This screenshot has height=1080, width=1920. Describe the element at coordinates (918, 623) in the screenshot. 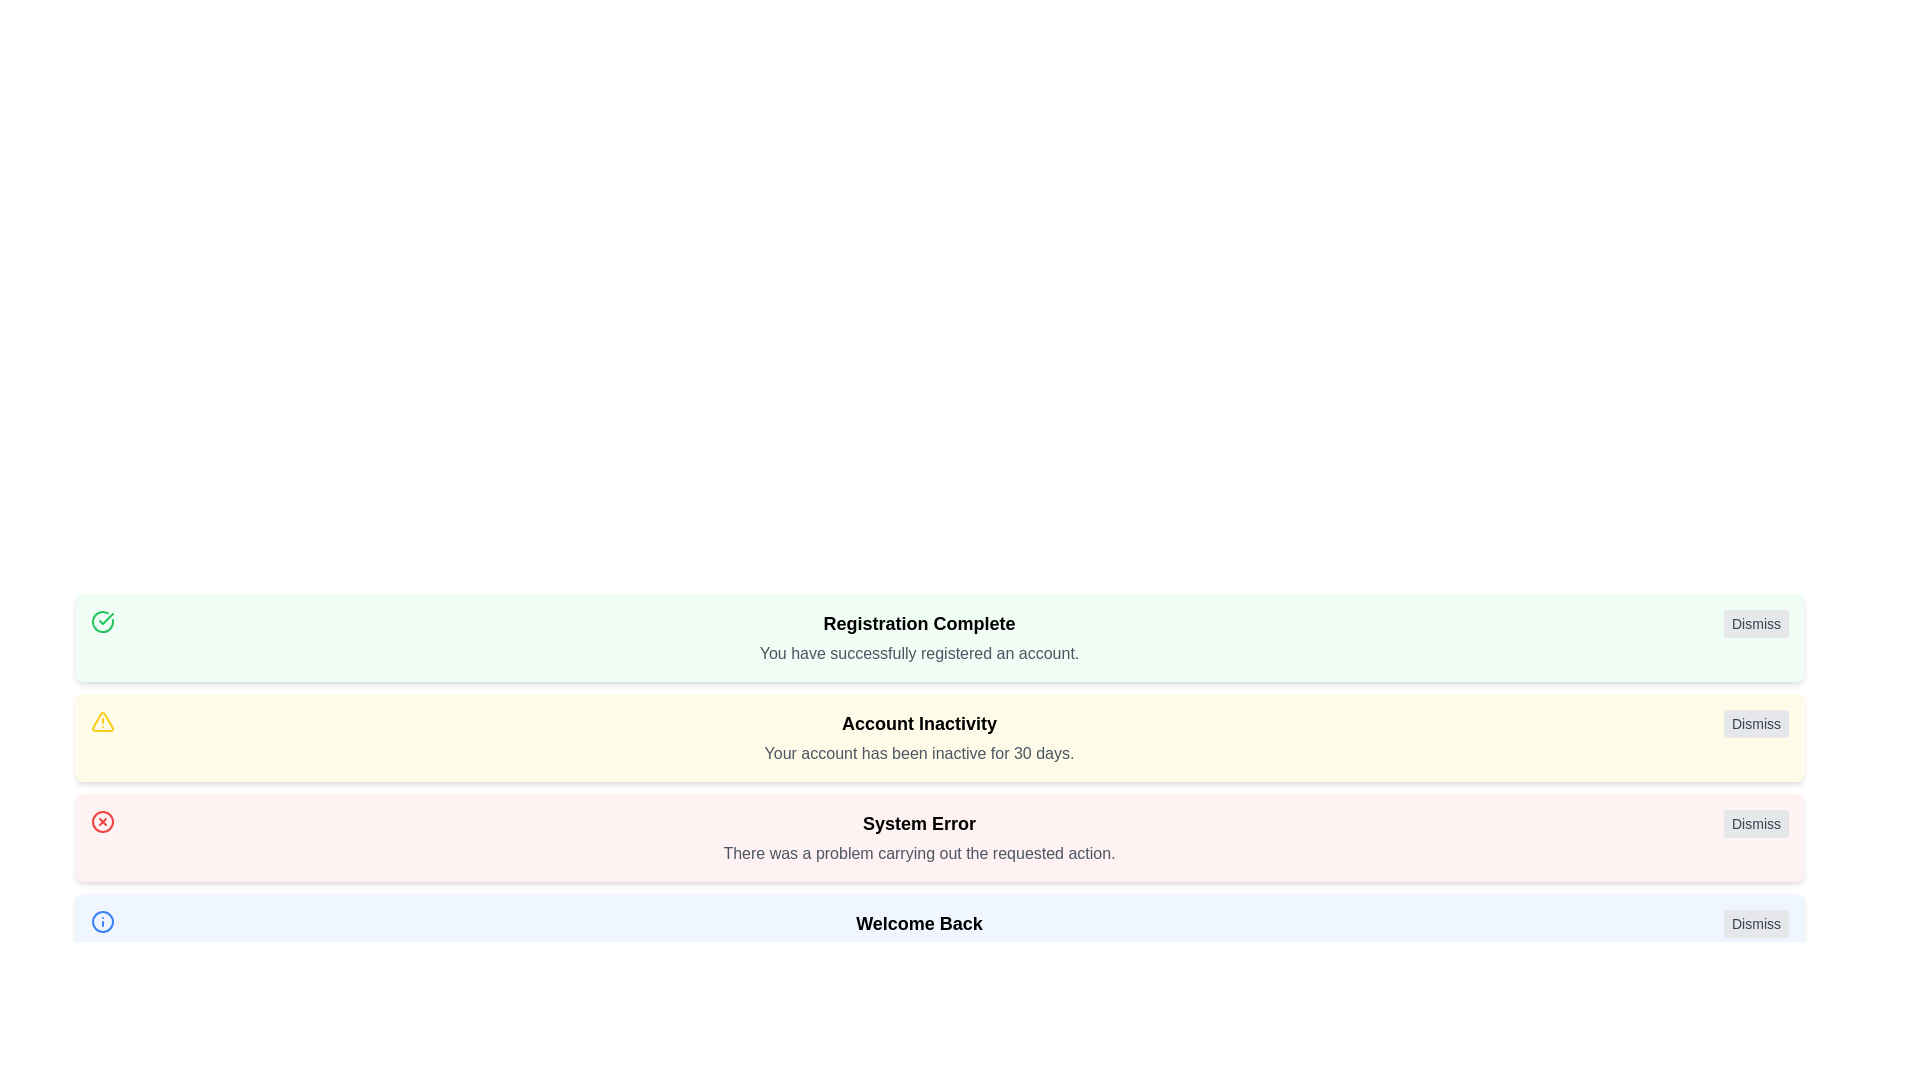

I see `the bold and large-sized text reading 'Registration Complete', which is displayed as a title in the notification section at the top of the page's notification stack` at that location.